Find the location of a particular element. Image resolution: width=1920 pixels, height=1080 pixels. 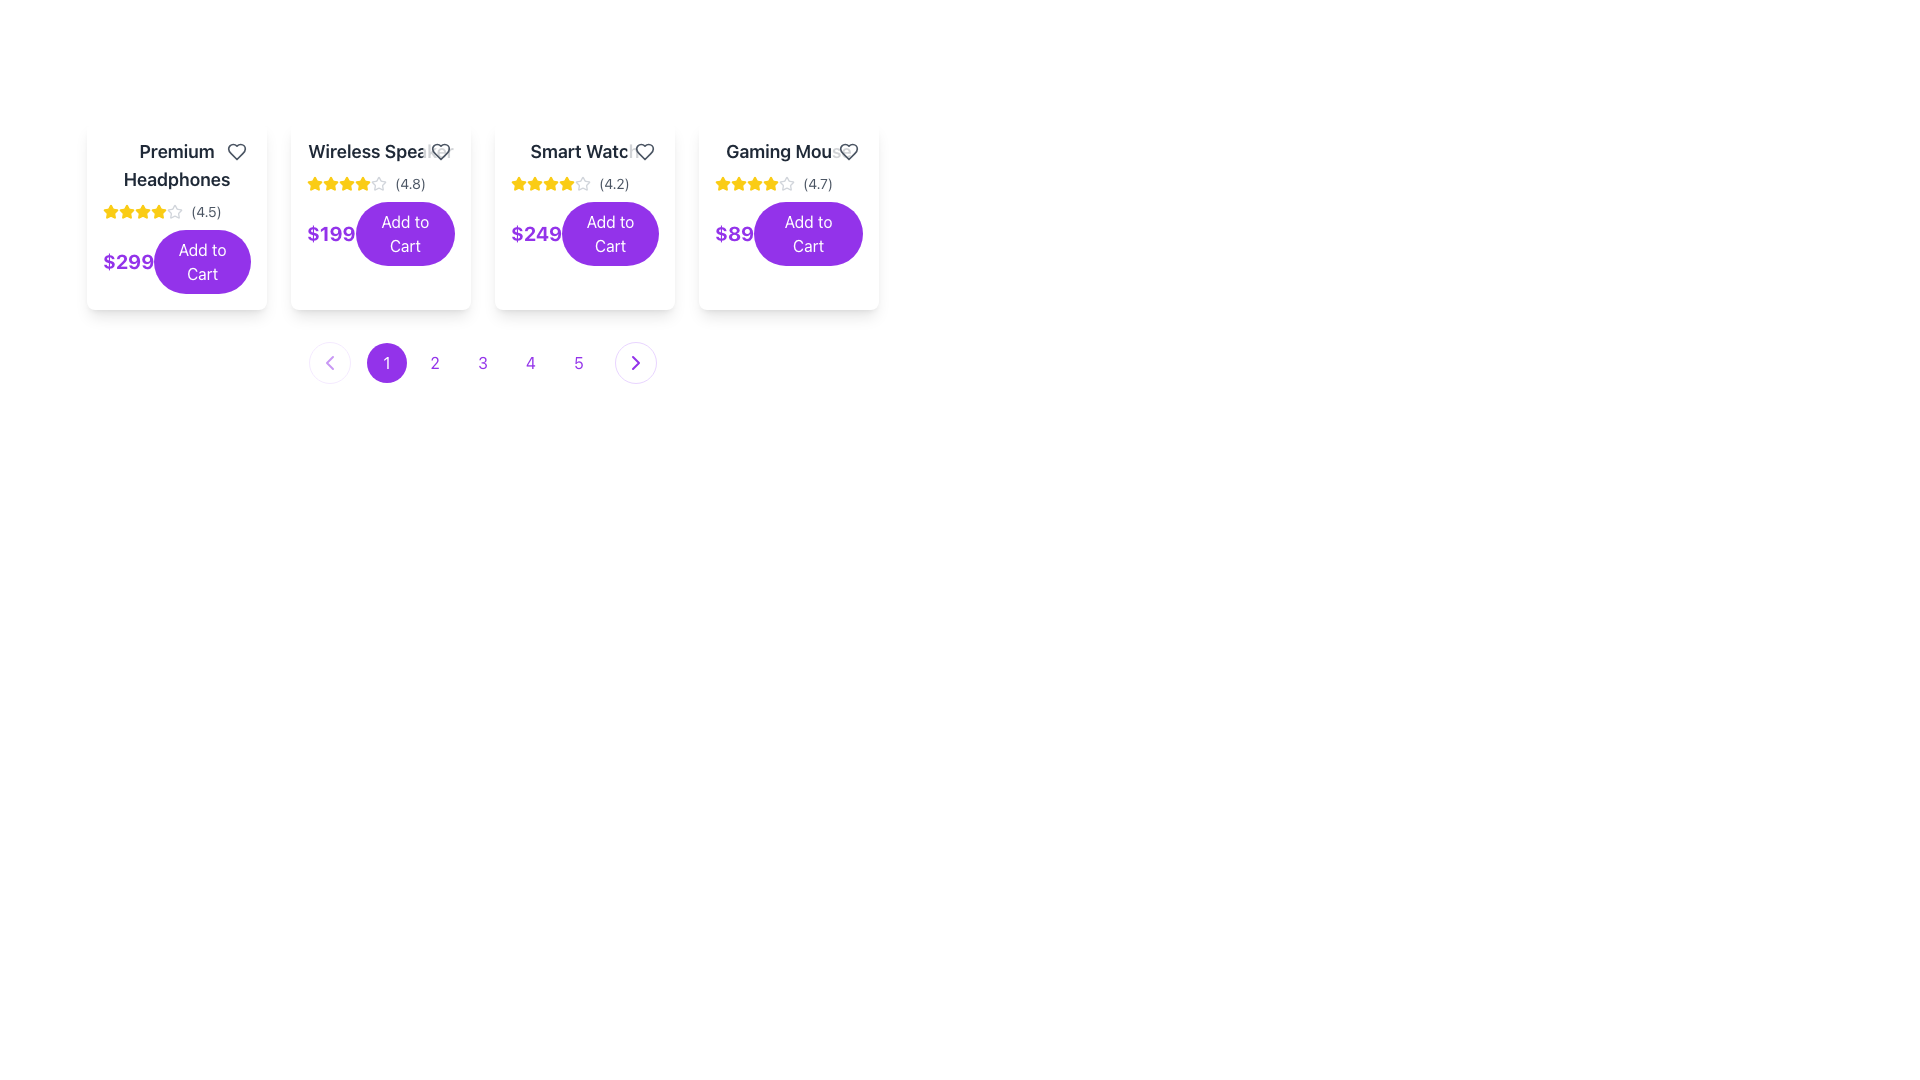

the product title text label located in the second product card from the left, which serves as the name of the displayed product is located at coordinates (380, 150).